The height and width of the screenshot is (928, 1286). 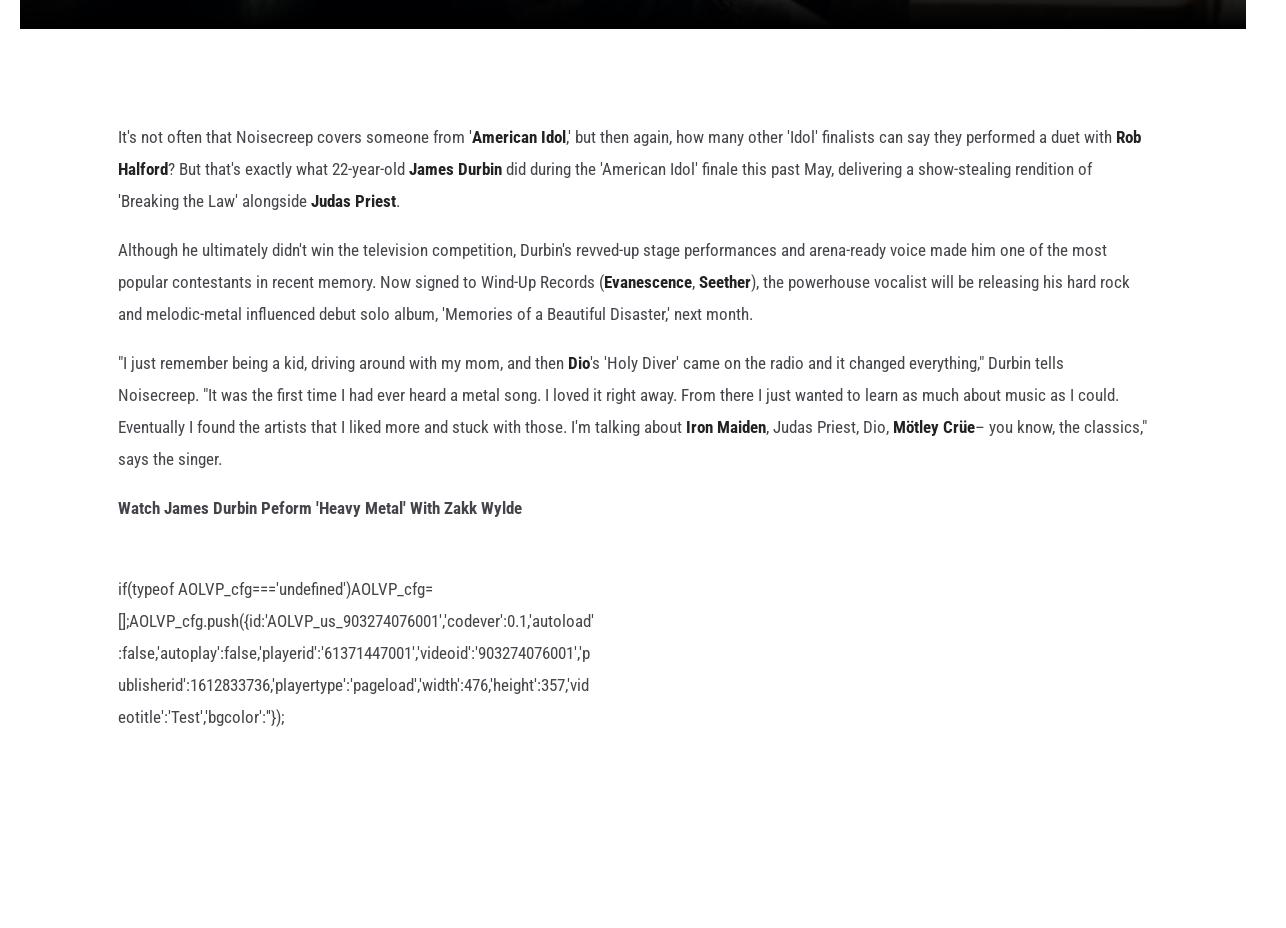 I want to click on 'did during the 'American Idol' finale this past May, delivering a show-stealing rendition of 'Breaking the Law' alongside', so click(x=604, y=216).